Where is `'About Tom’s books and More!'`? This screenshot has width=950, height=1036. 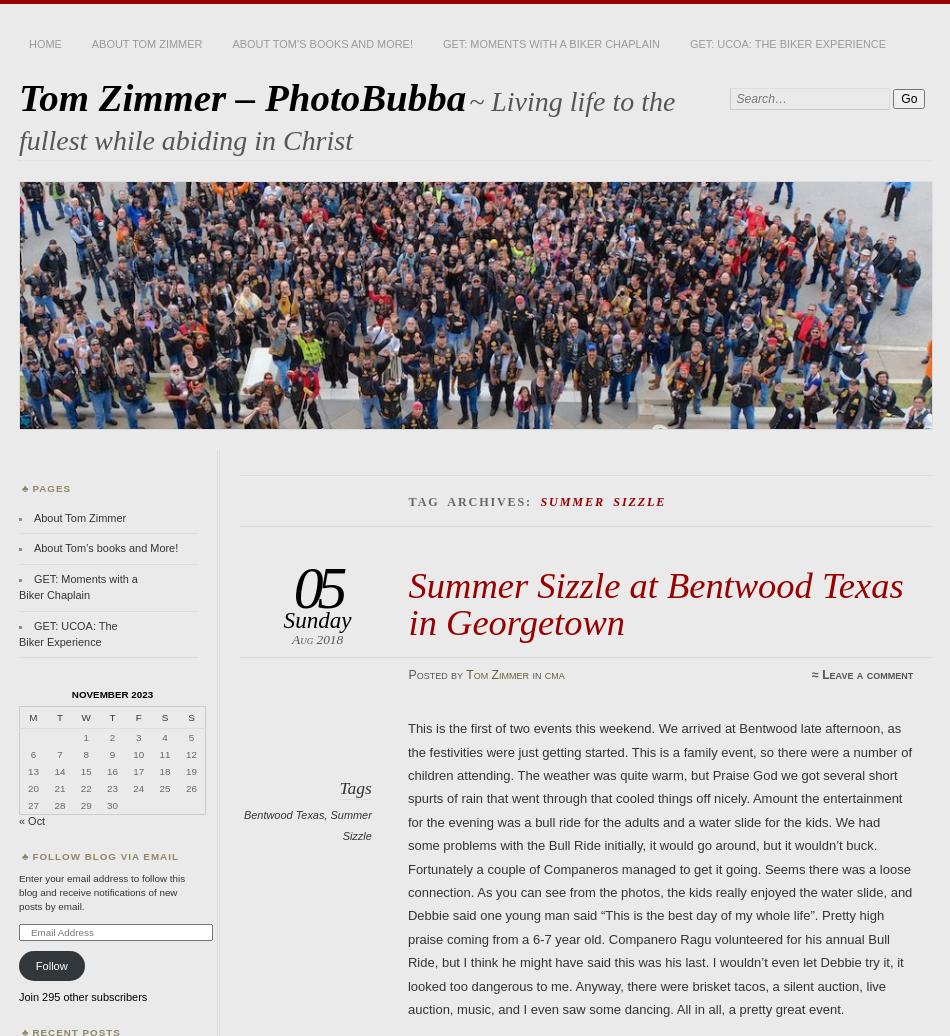
'About Tom’s books and More!' is located at coordinates (105, 548).